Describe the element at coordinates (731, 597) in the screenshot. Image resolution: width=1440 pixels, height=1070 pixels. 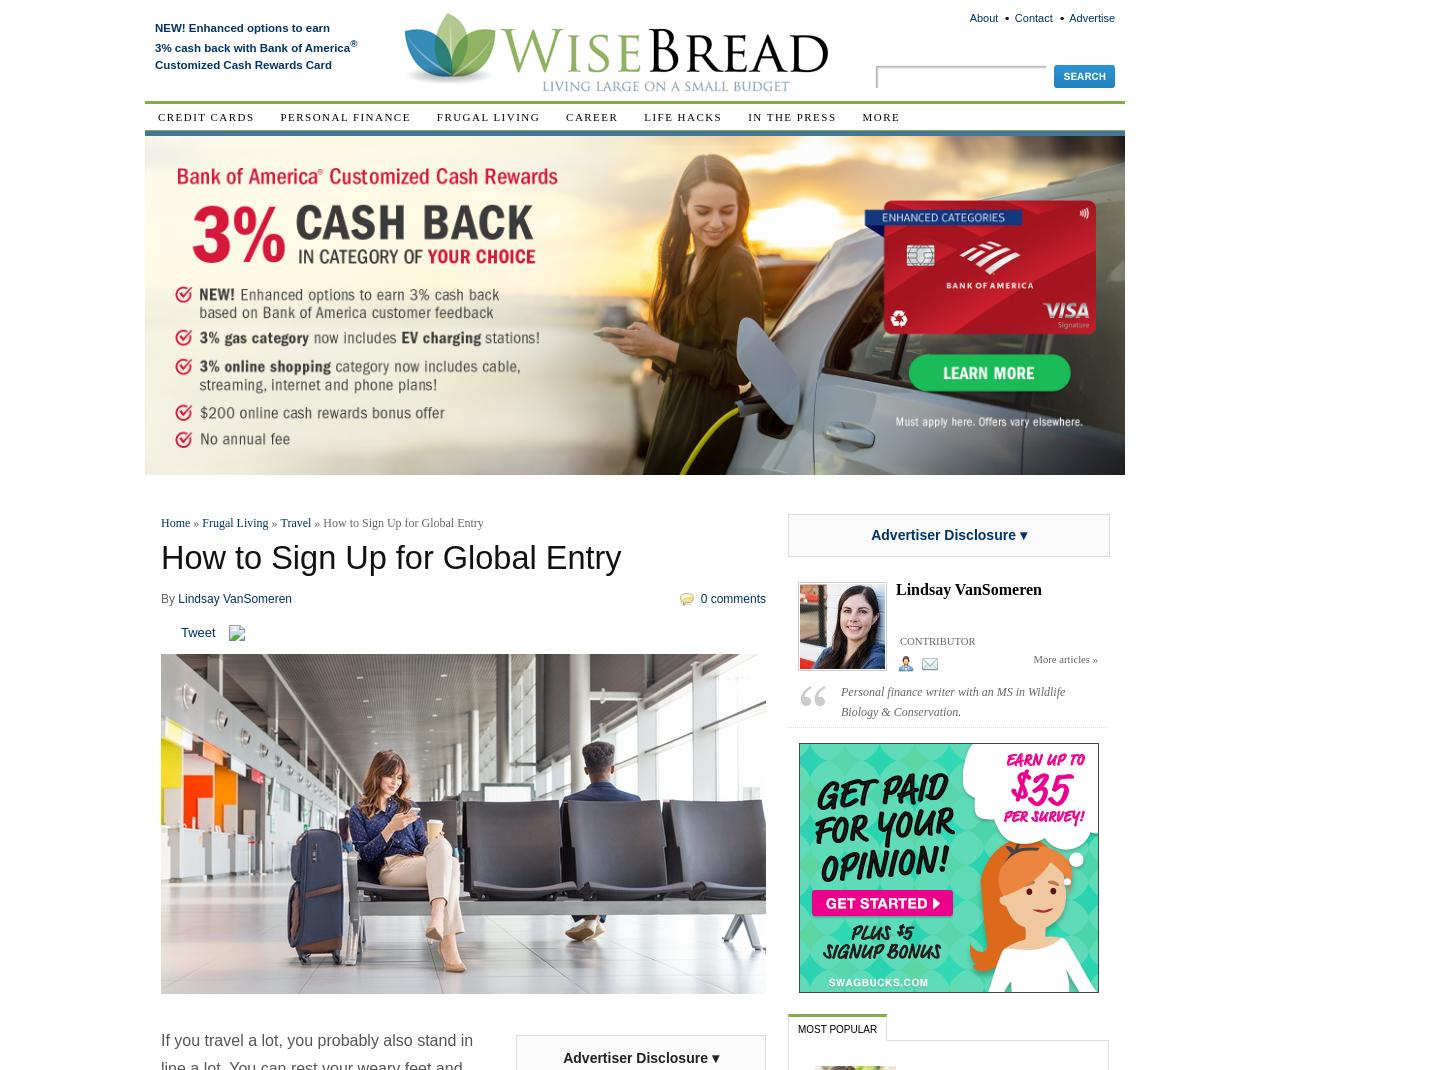
I see `'0 comments'` at that location.